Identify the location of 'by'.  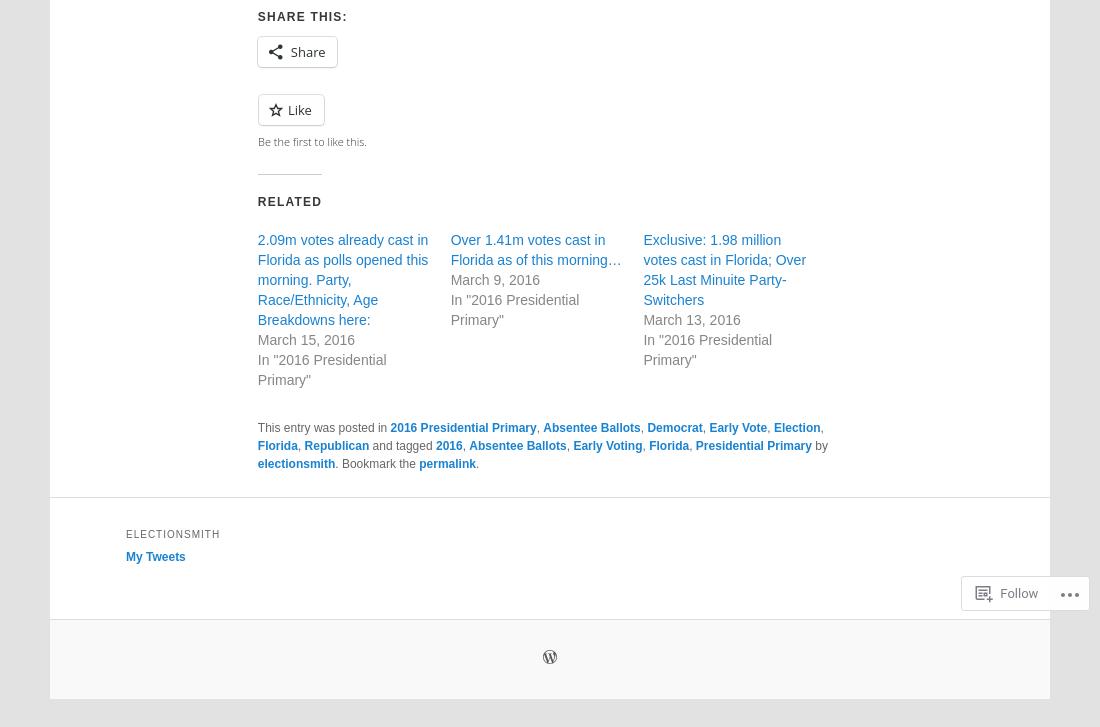
(811, 443).